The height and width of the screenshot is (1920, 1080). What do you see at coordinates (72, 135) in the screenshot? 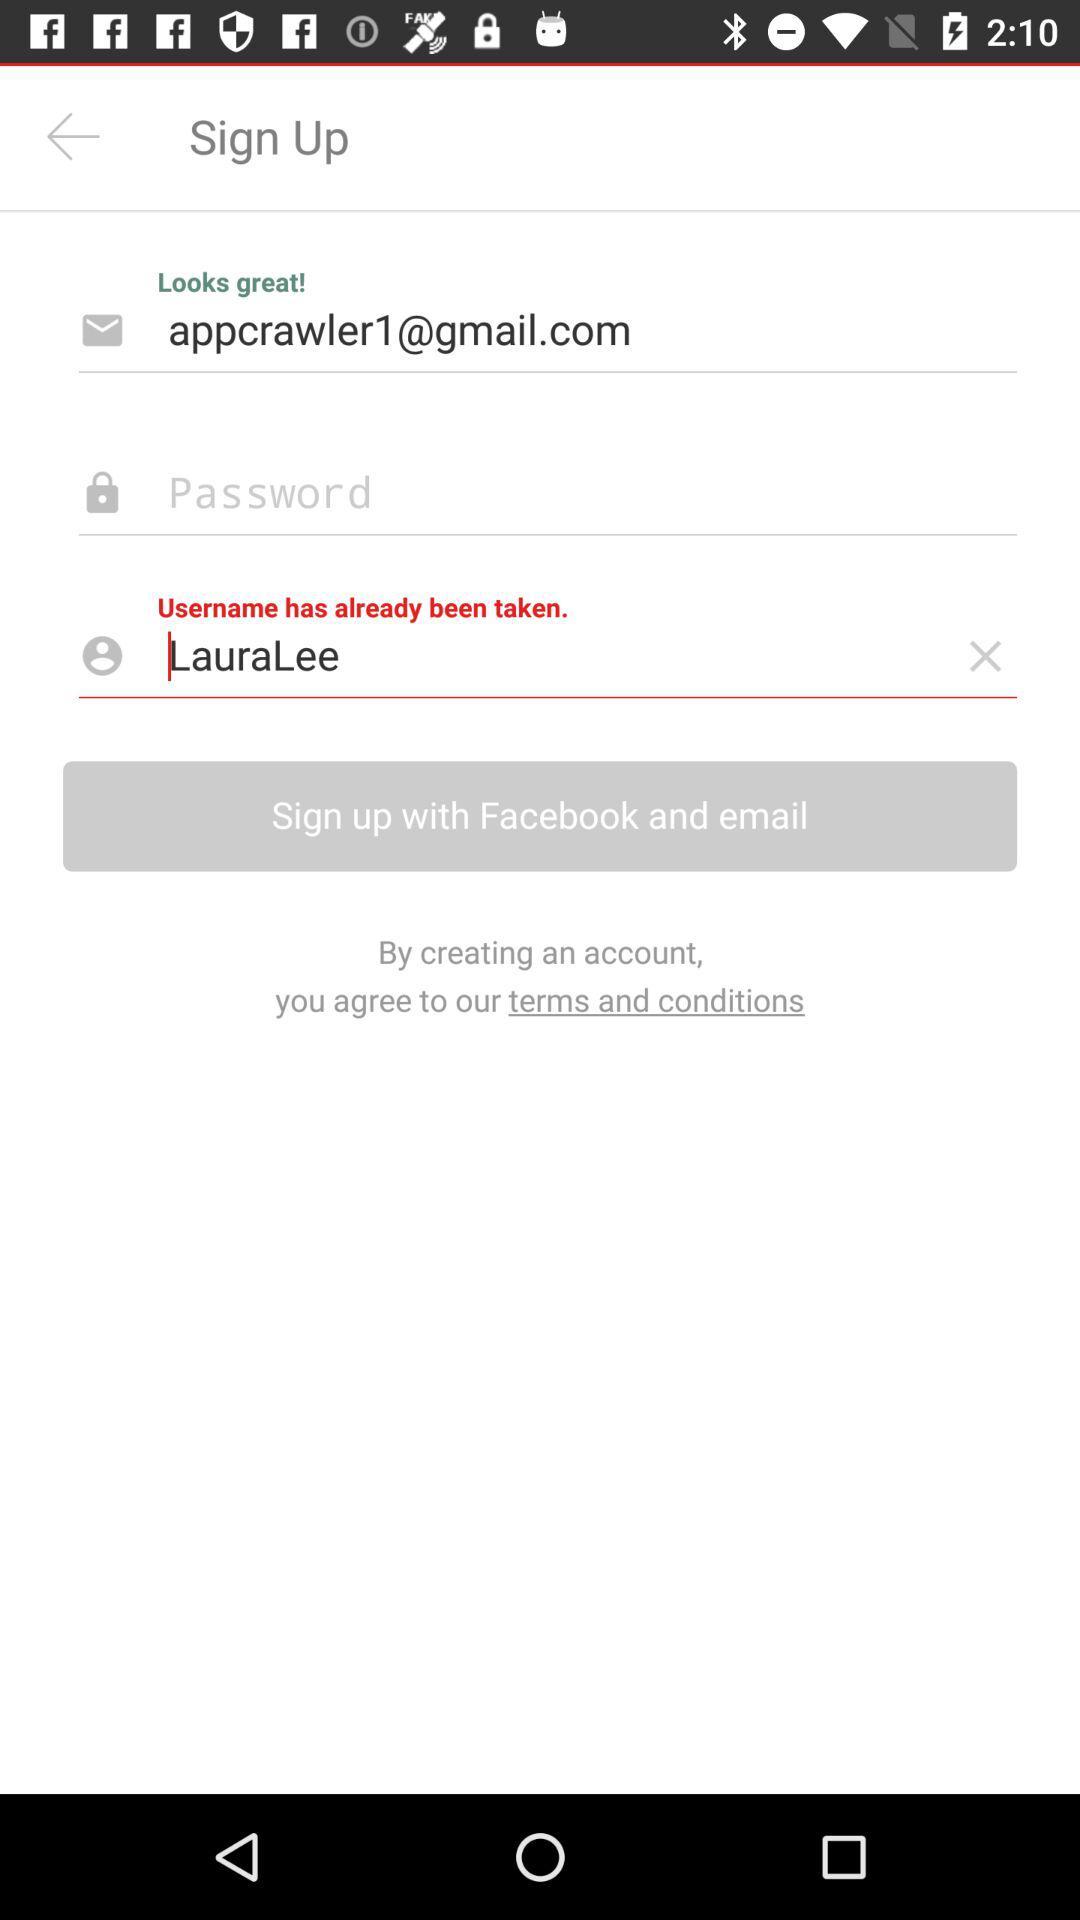
I see `previous` at bounding box center [72, 135].